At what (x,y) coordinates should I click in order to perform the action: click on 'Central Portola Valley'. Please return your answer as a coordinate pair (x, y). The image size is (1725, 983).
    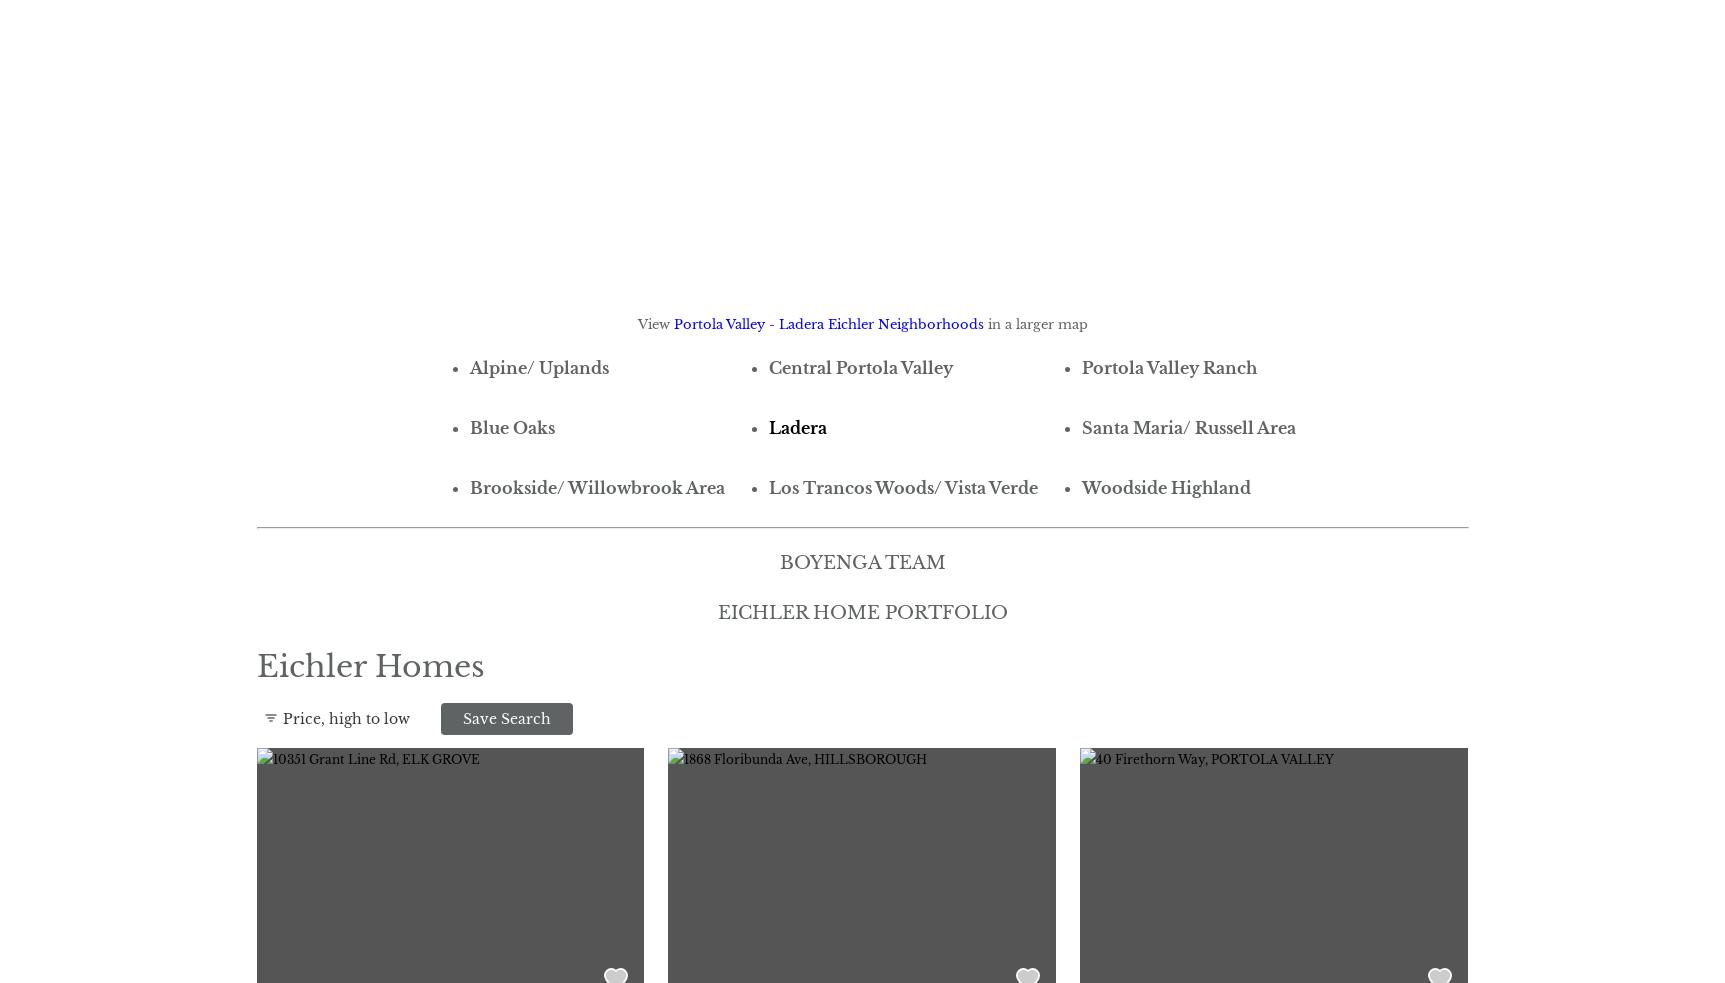
    Looking at the image, I should click on (860, 365).